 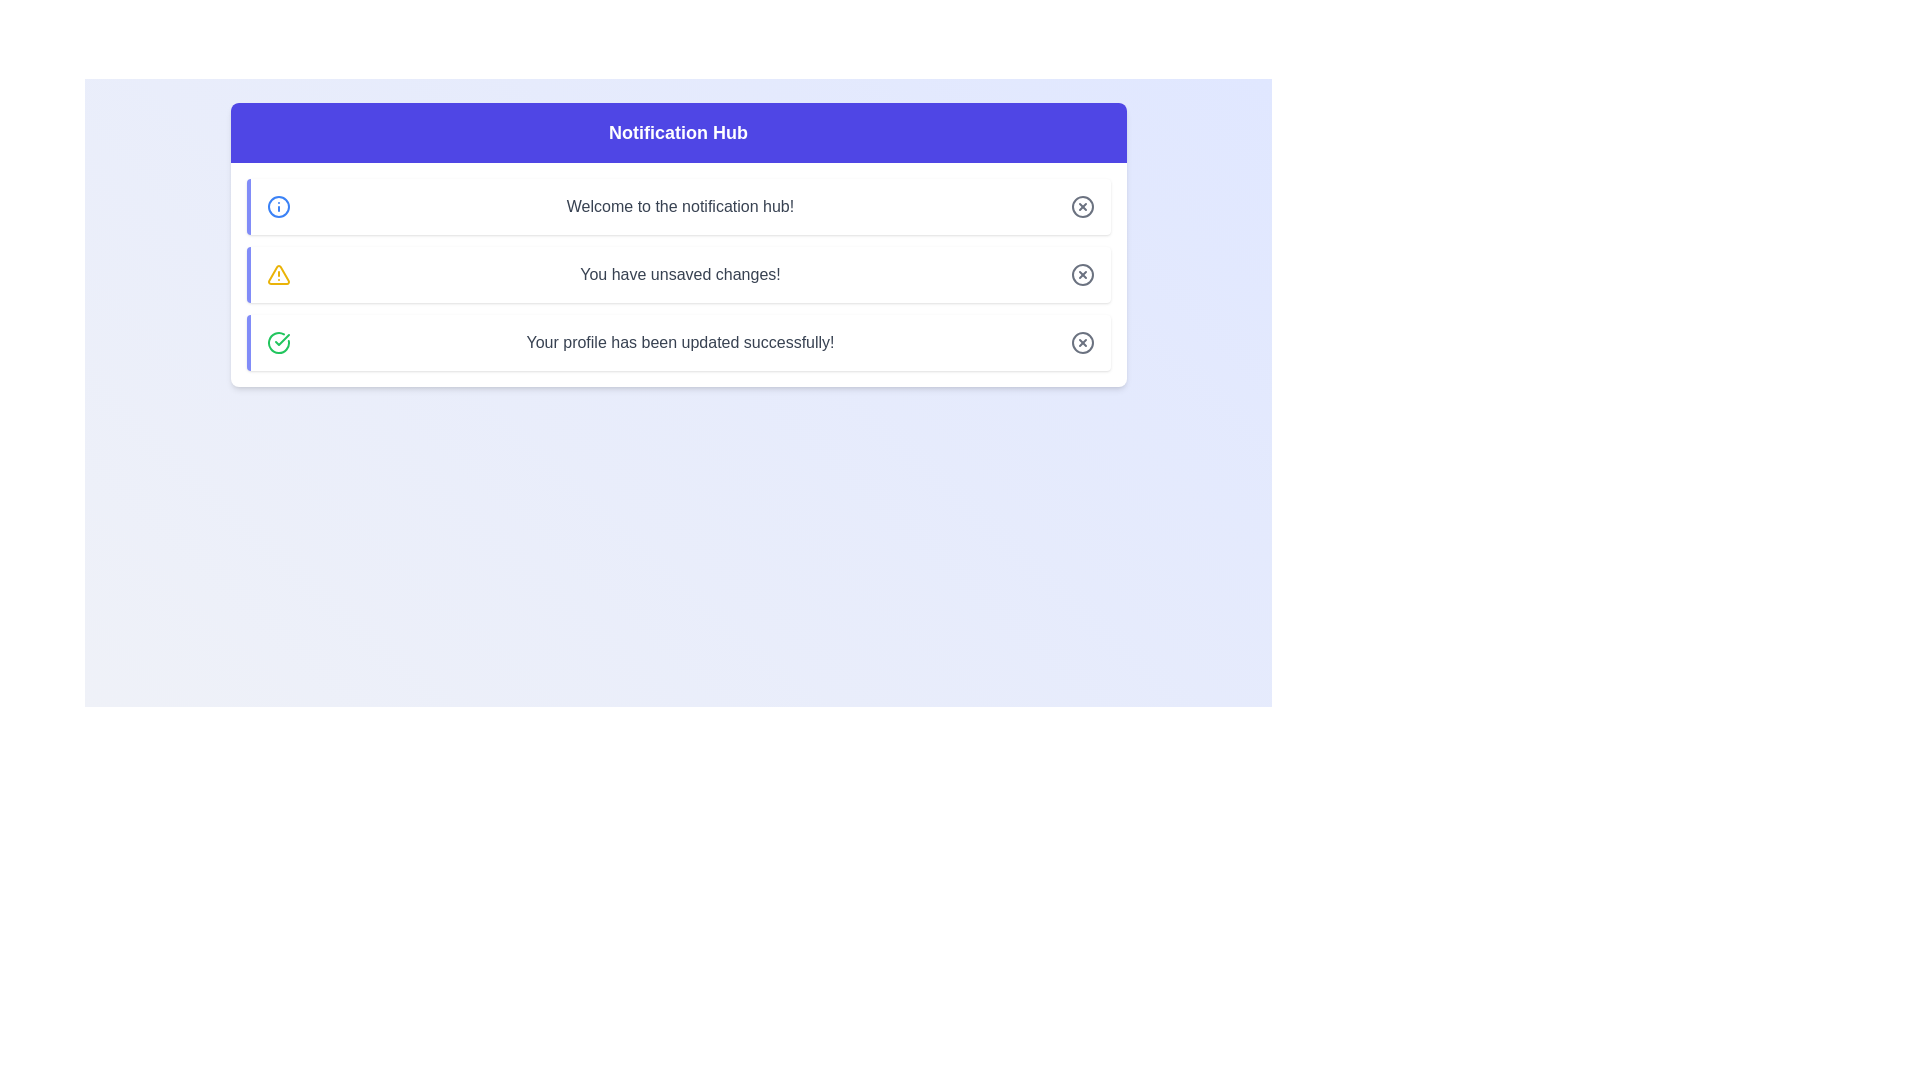 I want to click on the text label displaying 'Welcome to the notification hub!' which is styled with gray text and located within the first notification card, so click(x=680, y=207).